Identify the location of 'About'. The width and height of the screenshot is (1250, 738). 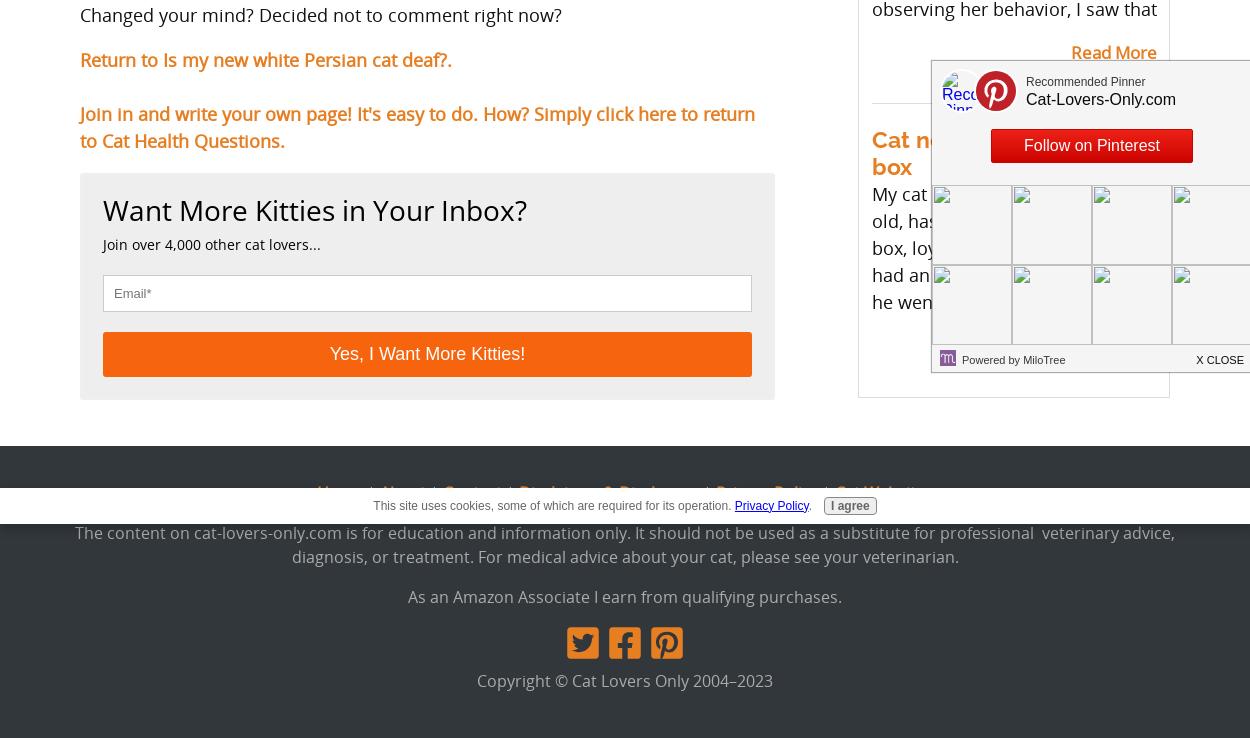
(403, 492).